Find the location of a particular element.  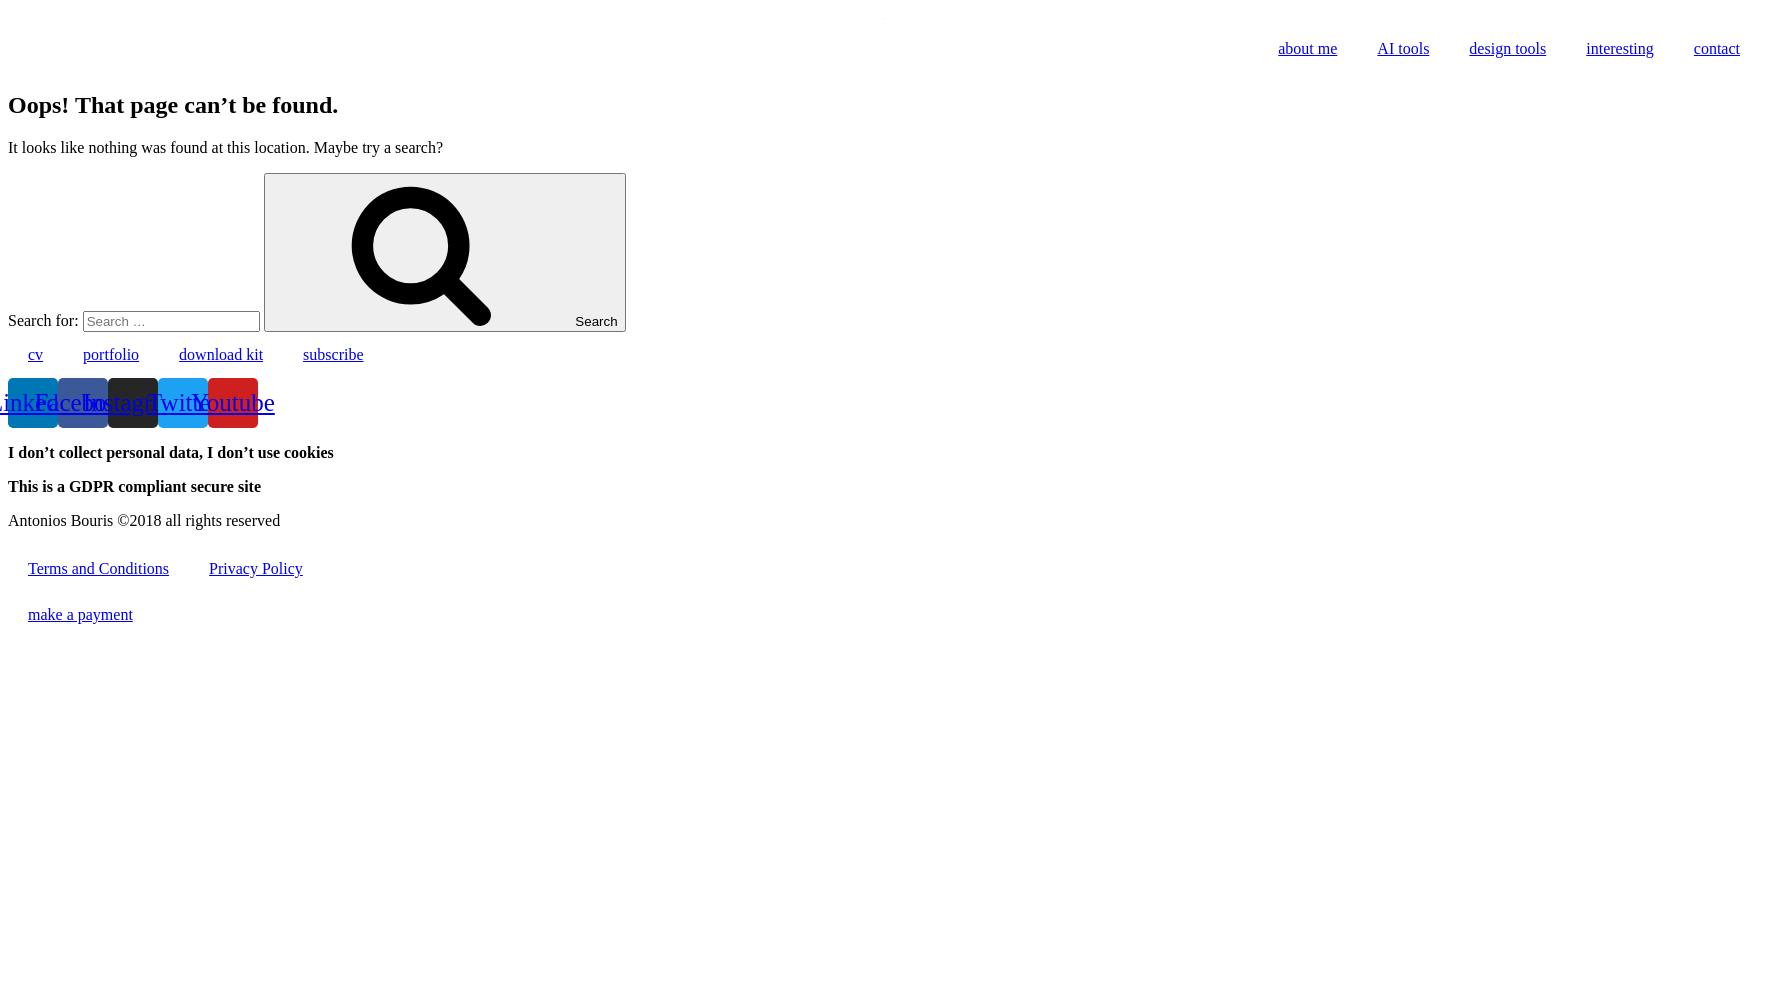

'Oops! That page can’t be found.' is located at coordinates (172, 103).